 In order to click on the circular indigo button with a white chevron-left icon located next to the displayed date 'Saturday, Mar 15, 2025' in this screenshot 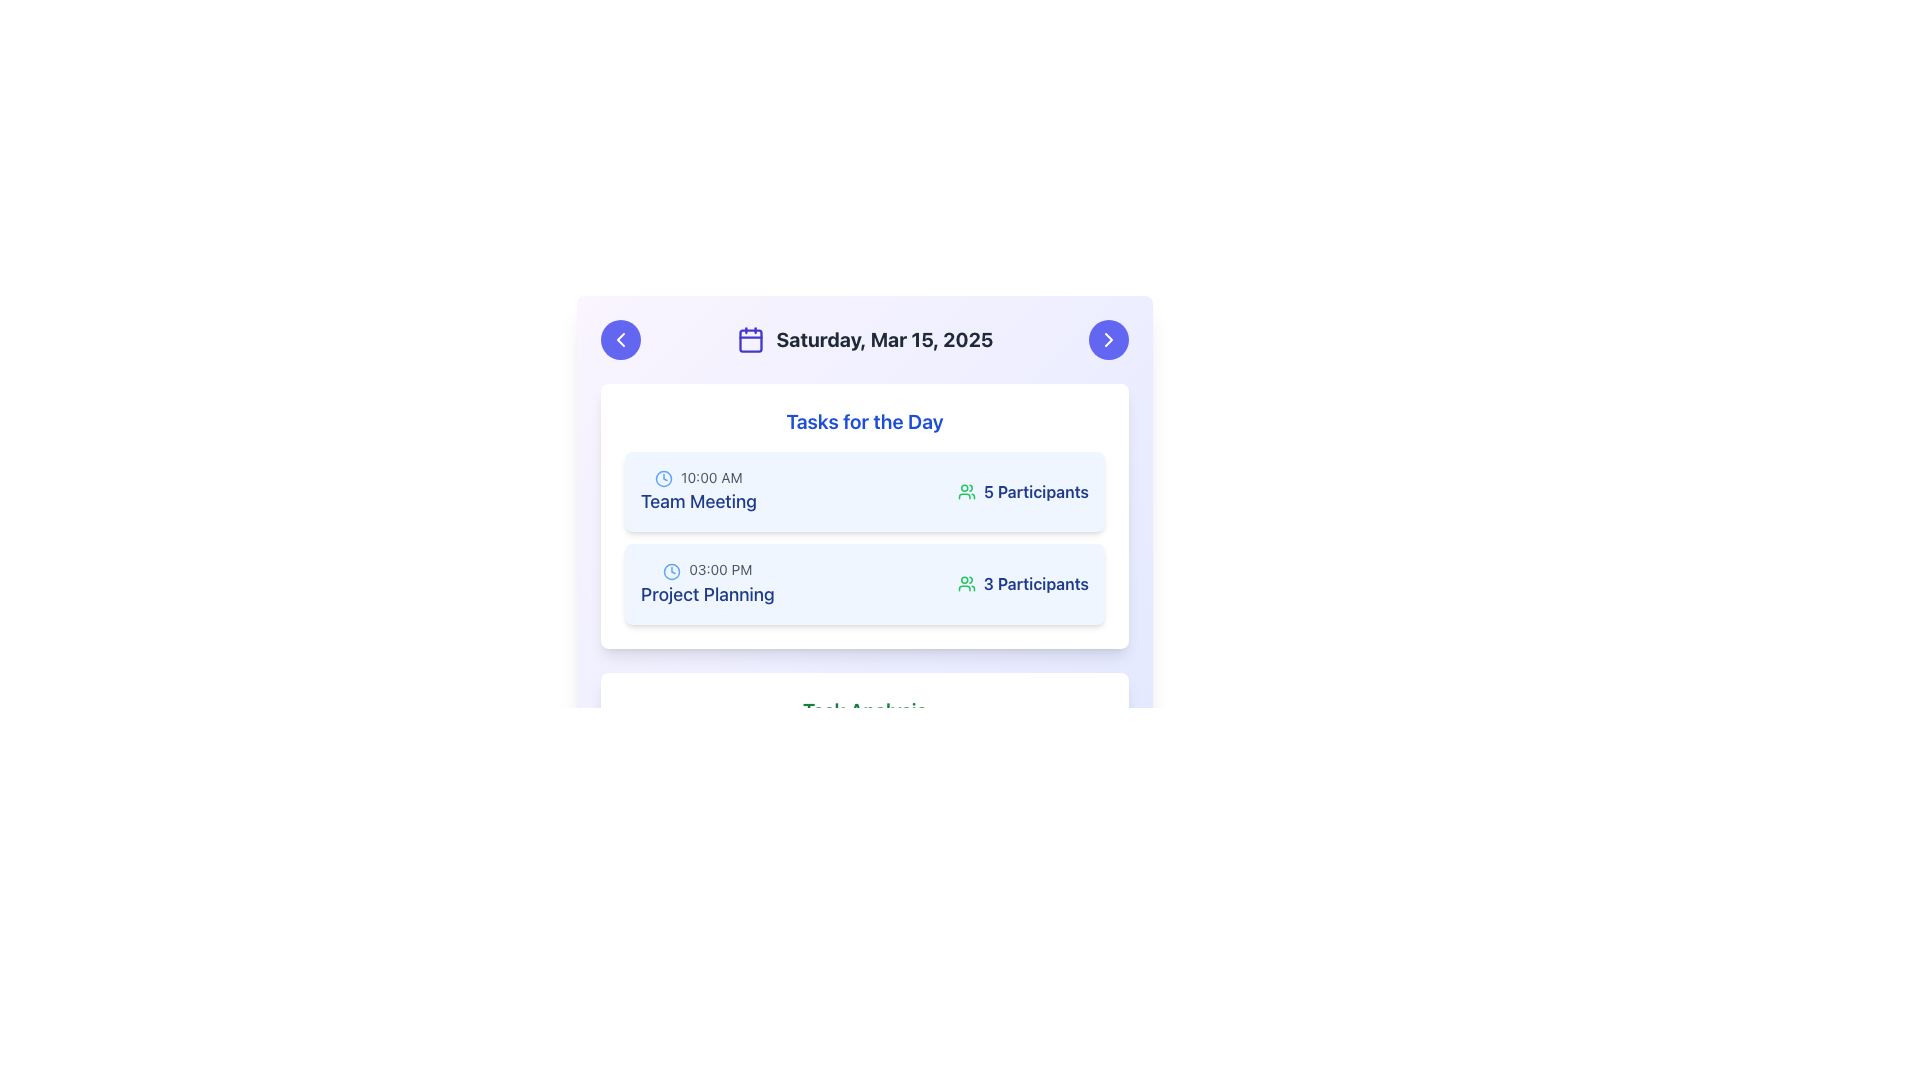, I will do `click(619, 338)`.